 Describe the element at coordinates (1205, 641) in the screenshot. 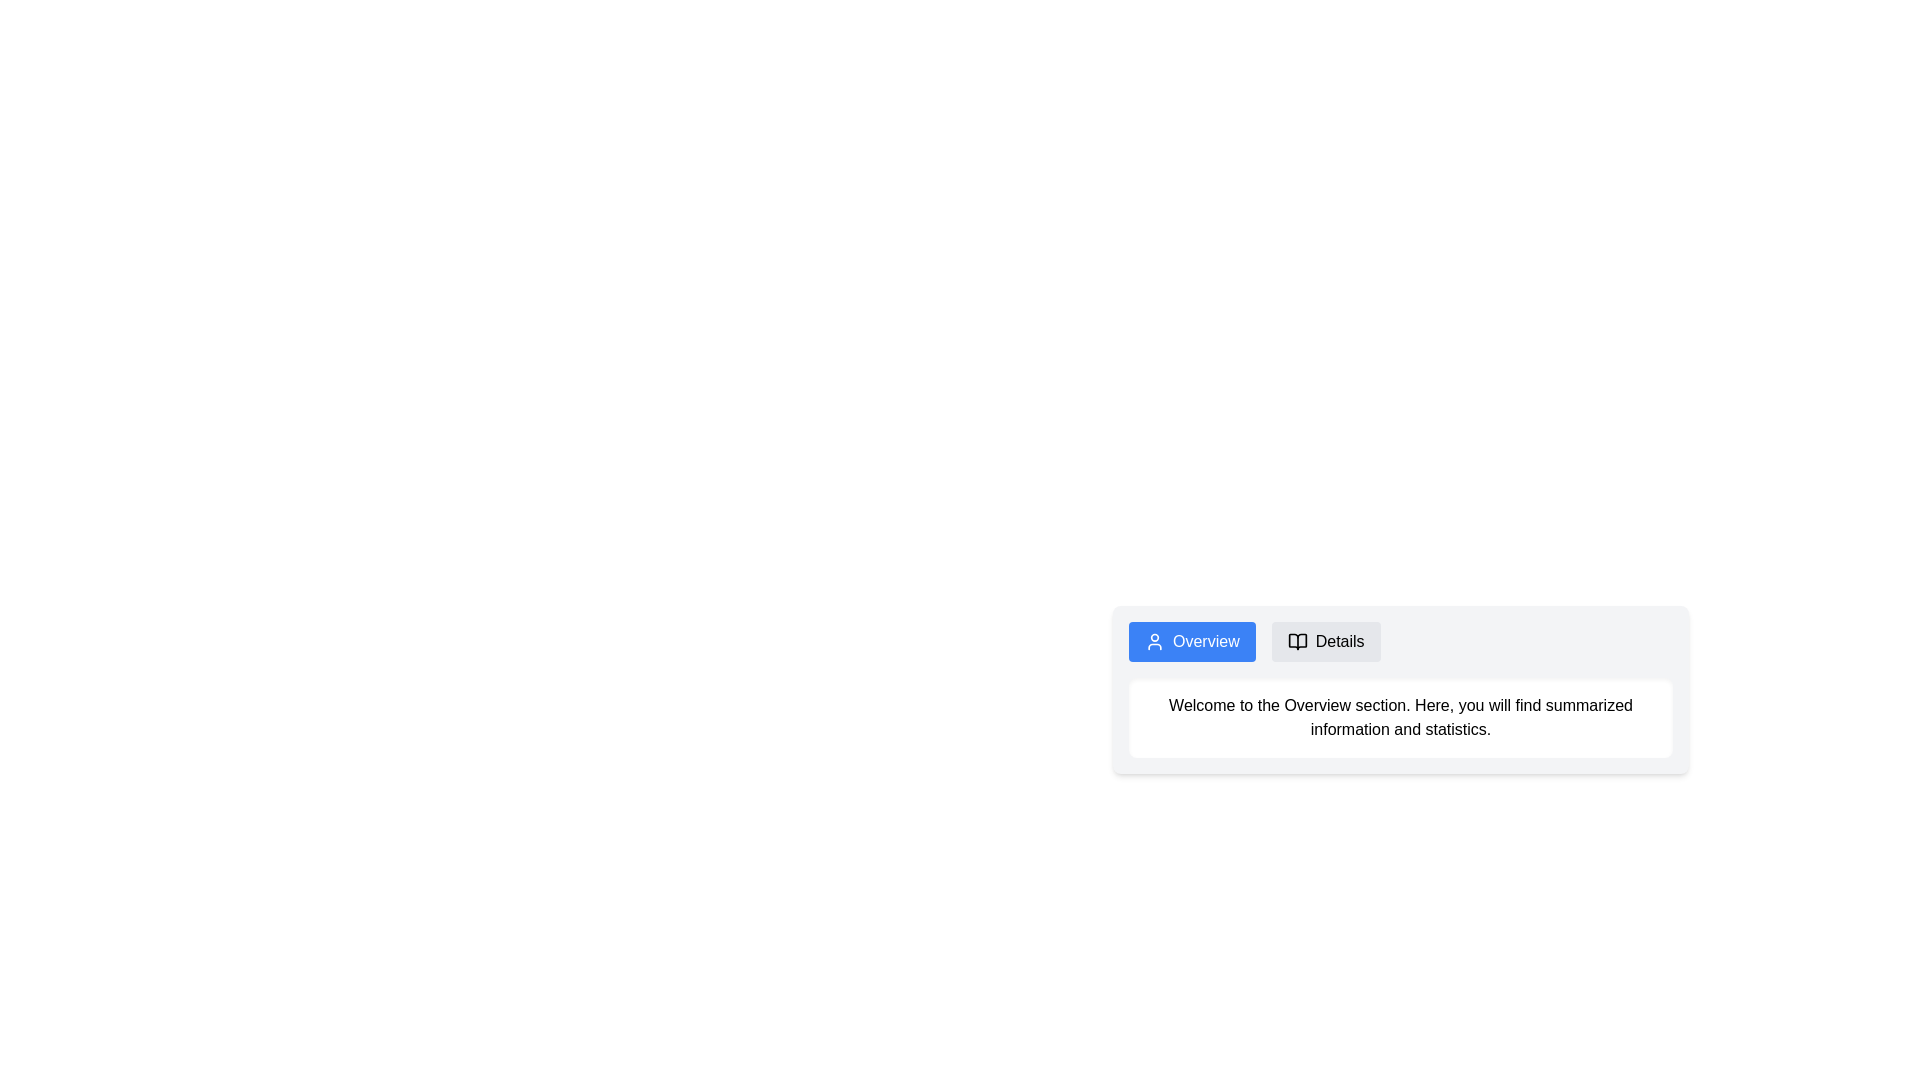

I see `the 'Overview' text label on the blue button in the navigation bar` at that location.